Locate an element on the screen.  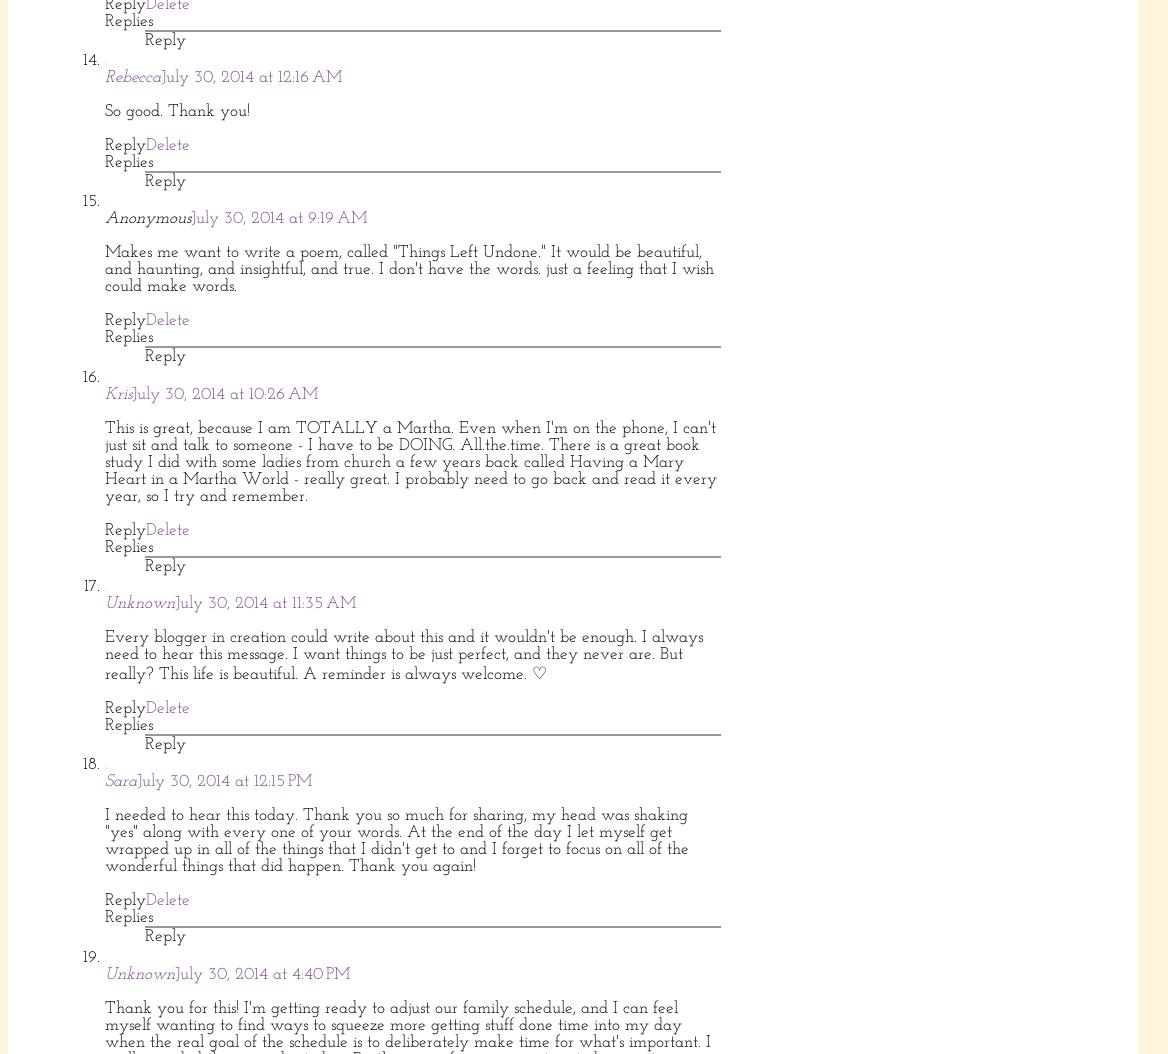
'July 30, 2014 at 12:16 AM' is located at coordinates (250, 75).